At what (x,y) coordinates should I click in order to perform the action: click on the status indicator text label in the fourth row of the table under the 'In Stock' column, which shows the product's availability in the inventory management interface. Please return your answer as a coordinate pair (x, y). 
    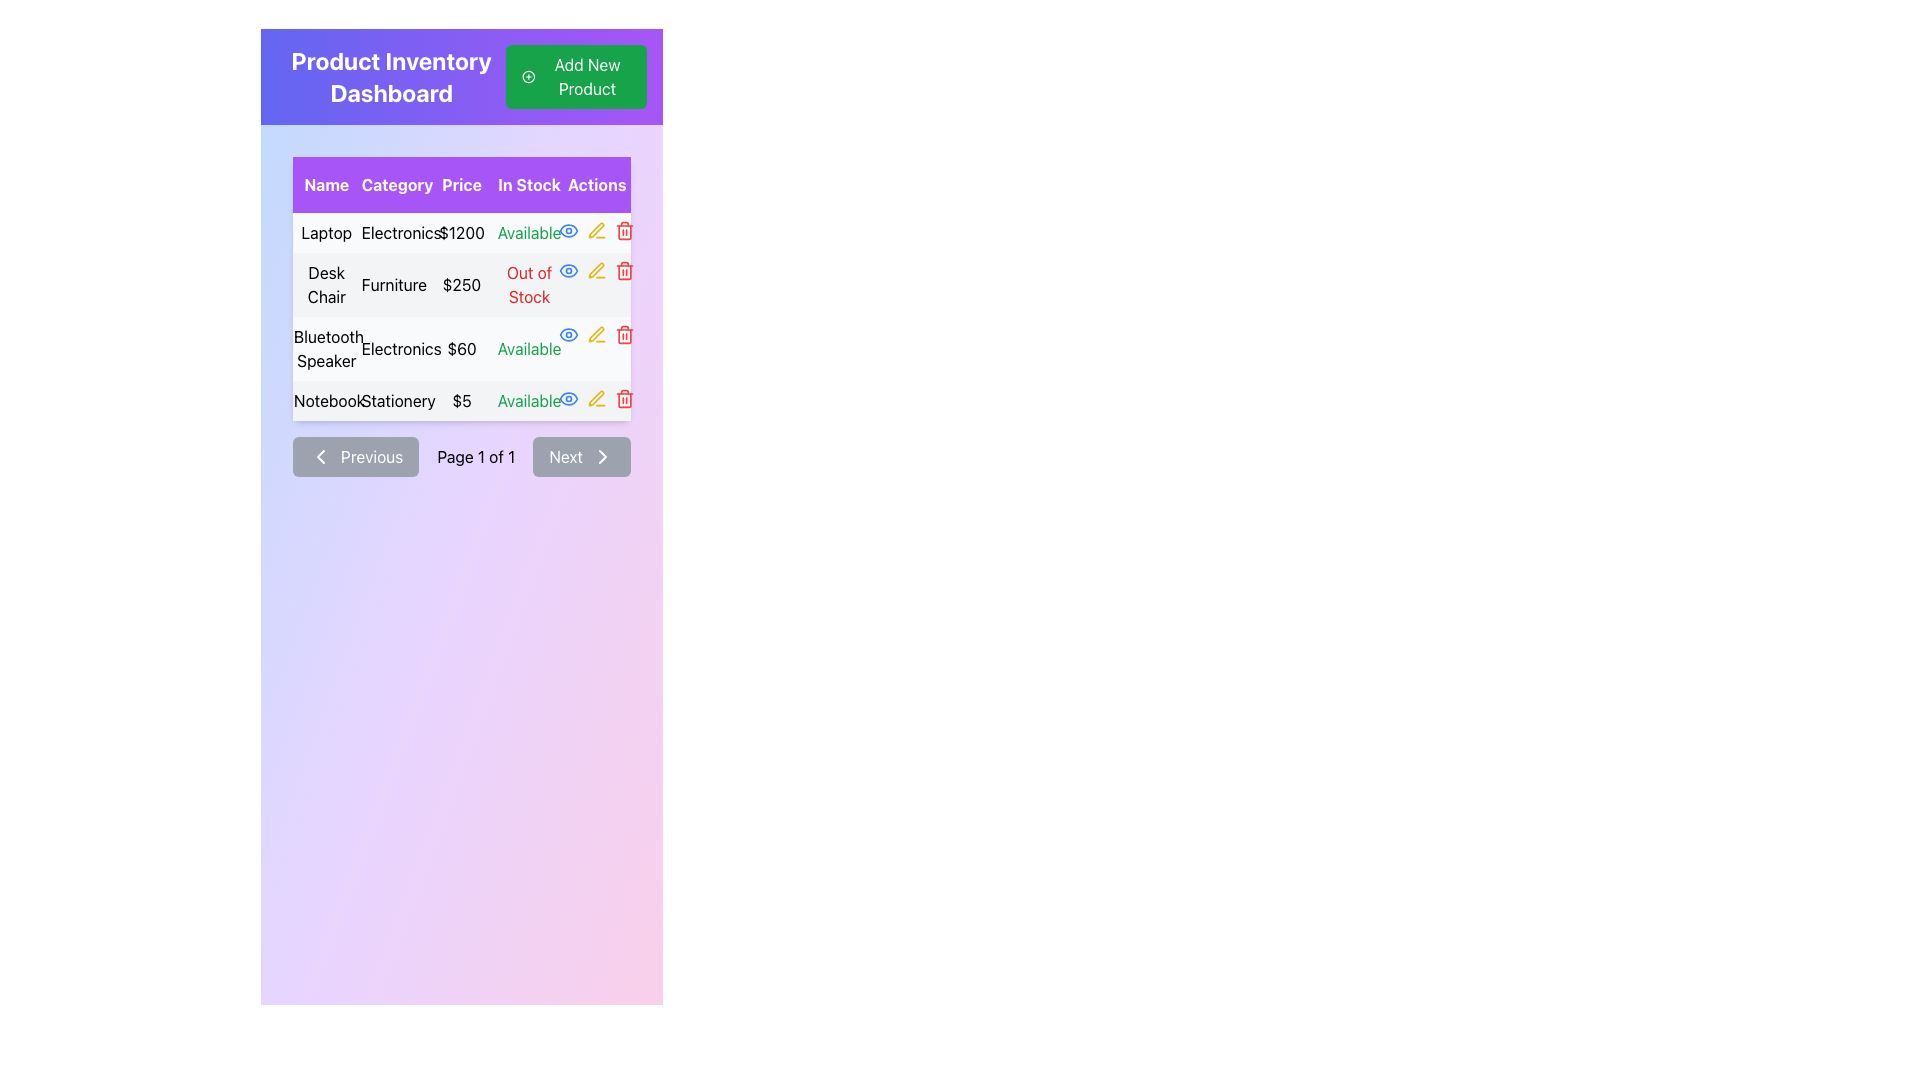
    Looking at the image, I should click on (529, 401).